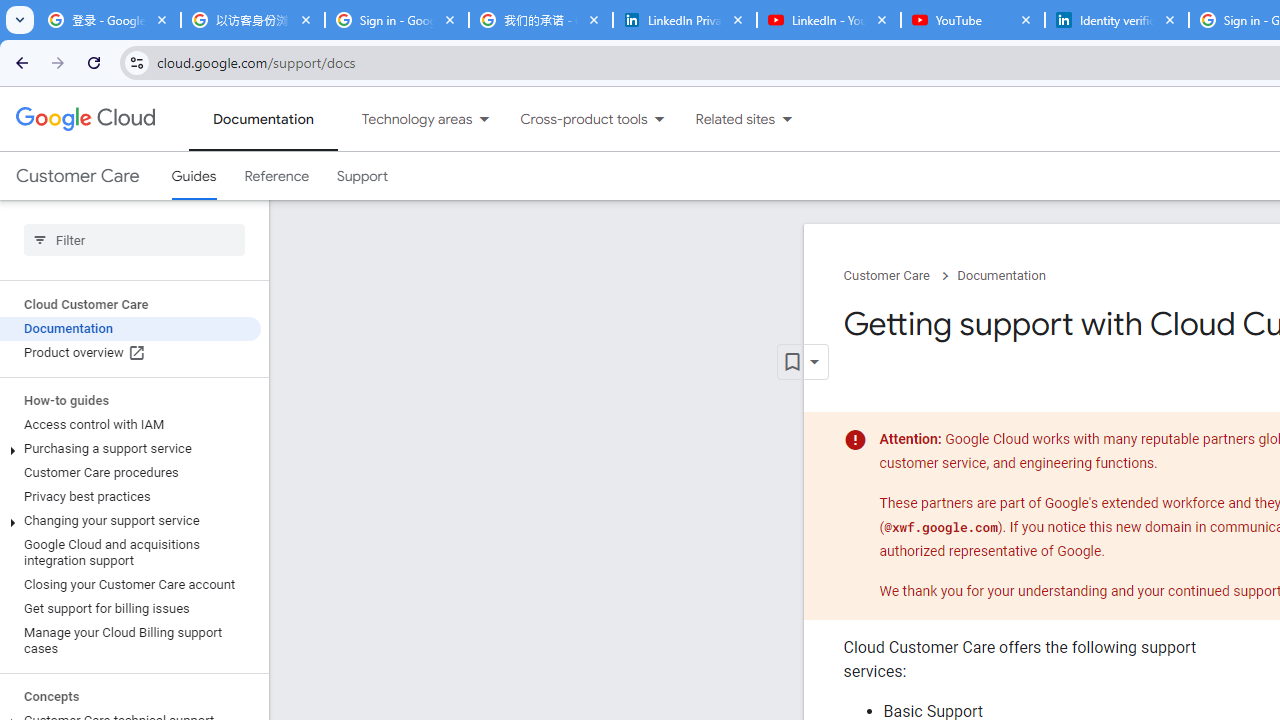  What do you see at coordinates (1115, 20) in the screenshot?
I see `'Identity verification via Persona | LinkedIn Help'` at bounding box center [1115, 20].